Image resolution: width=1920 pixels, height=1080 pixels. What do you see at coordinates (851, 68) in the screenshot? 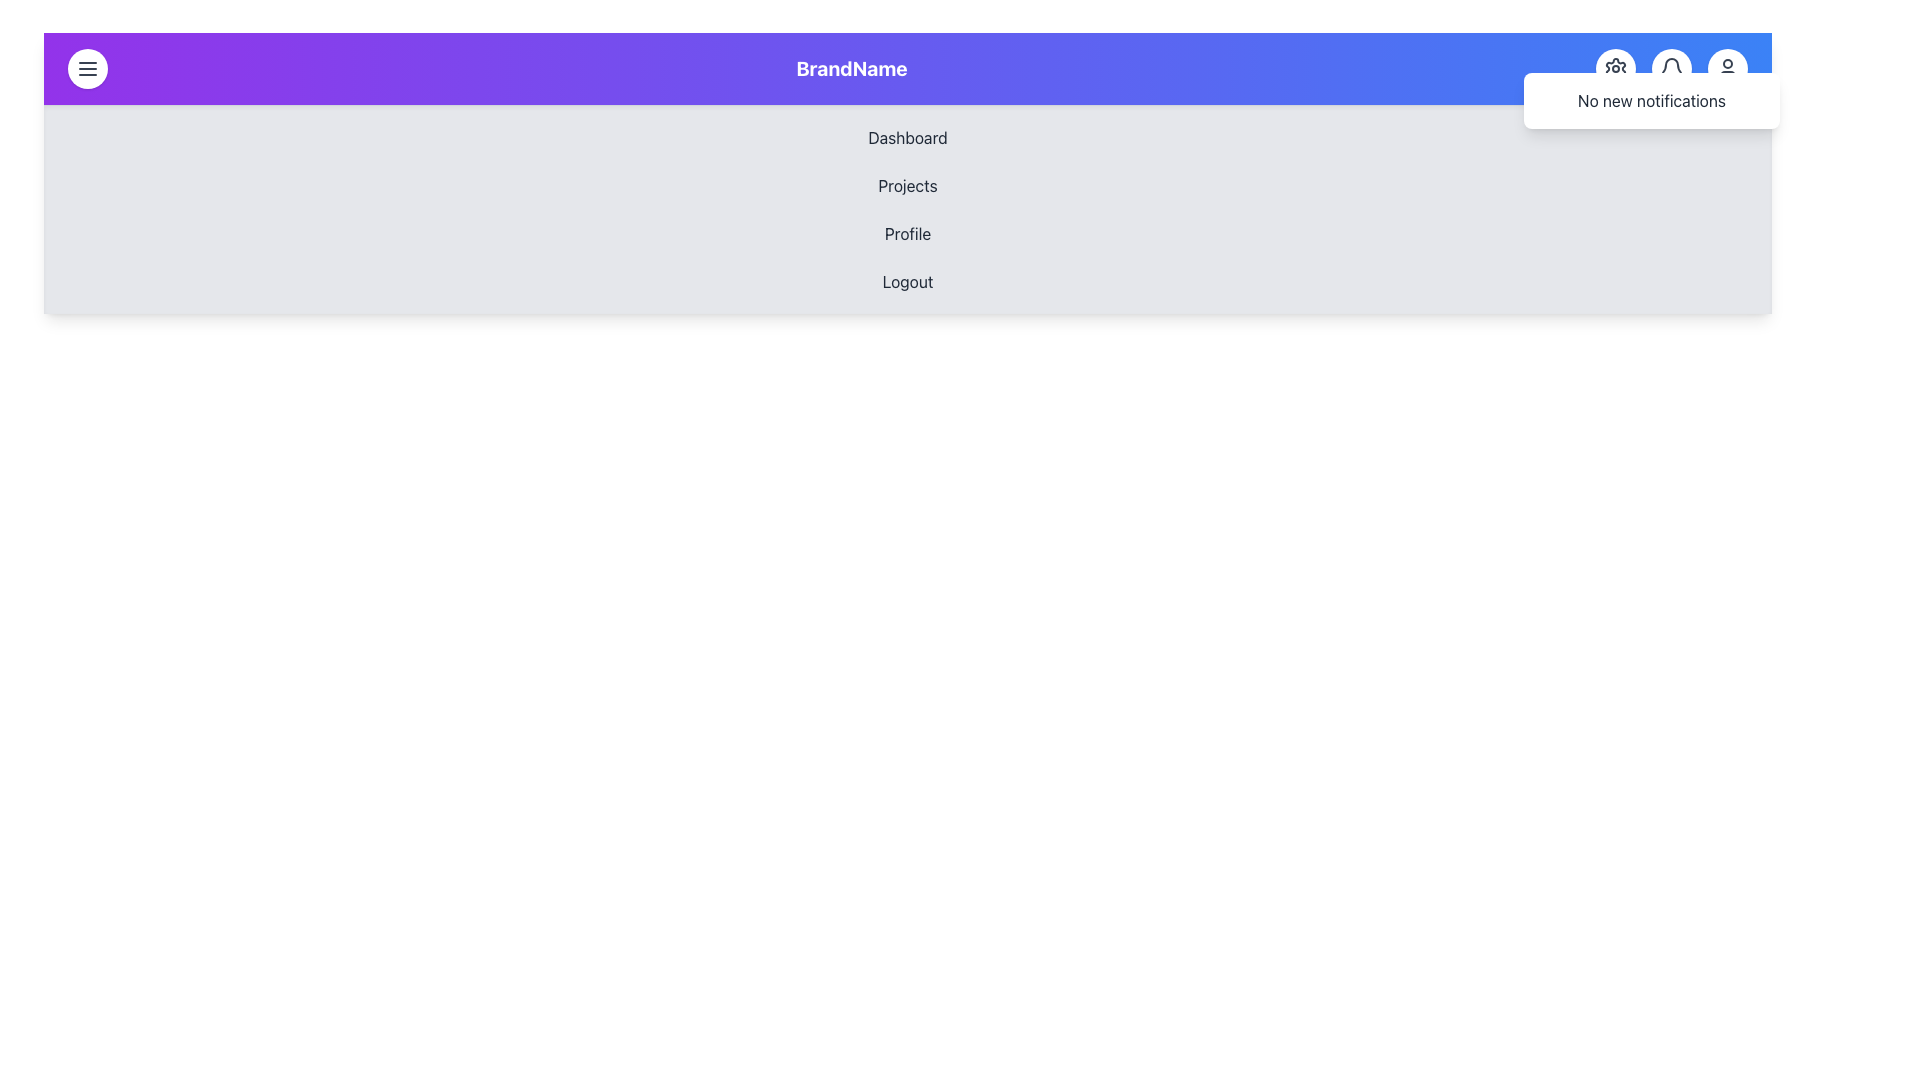
I see `the 'BrandName' text label displayed in a bold and extra-large font on the purple header bar` at bounding box center [851, 68].